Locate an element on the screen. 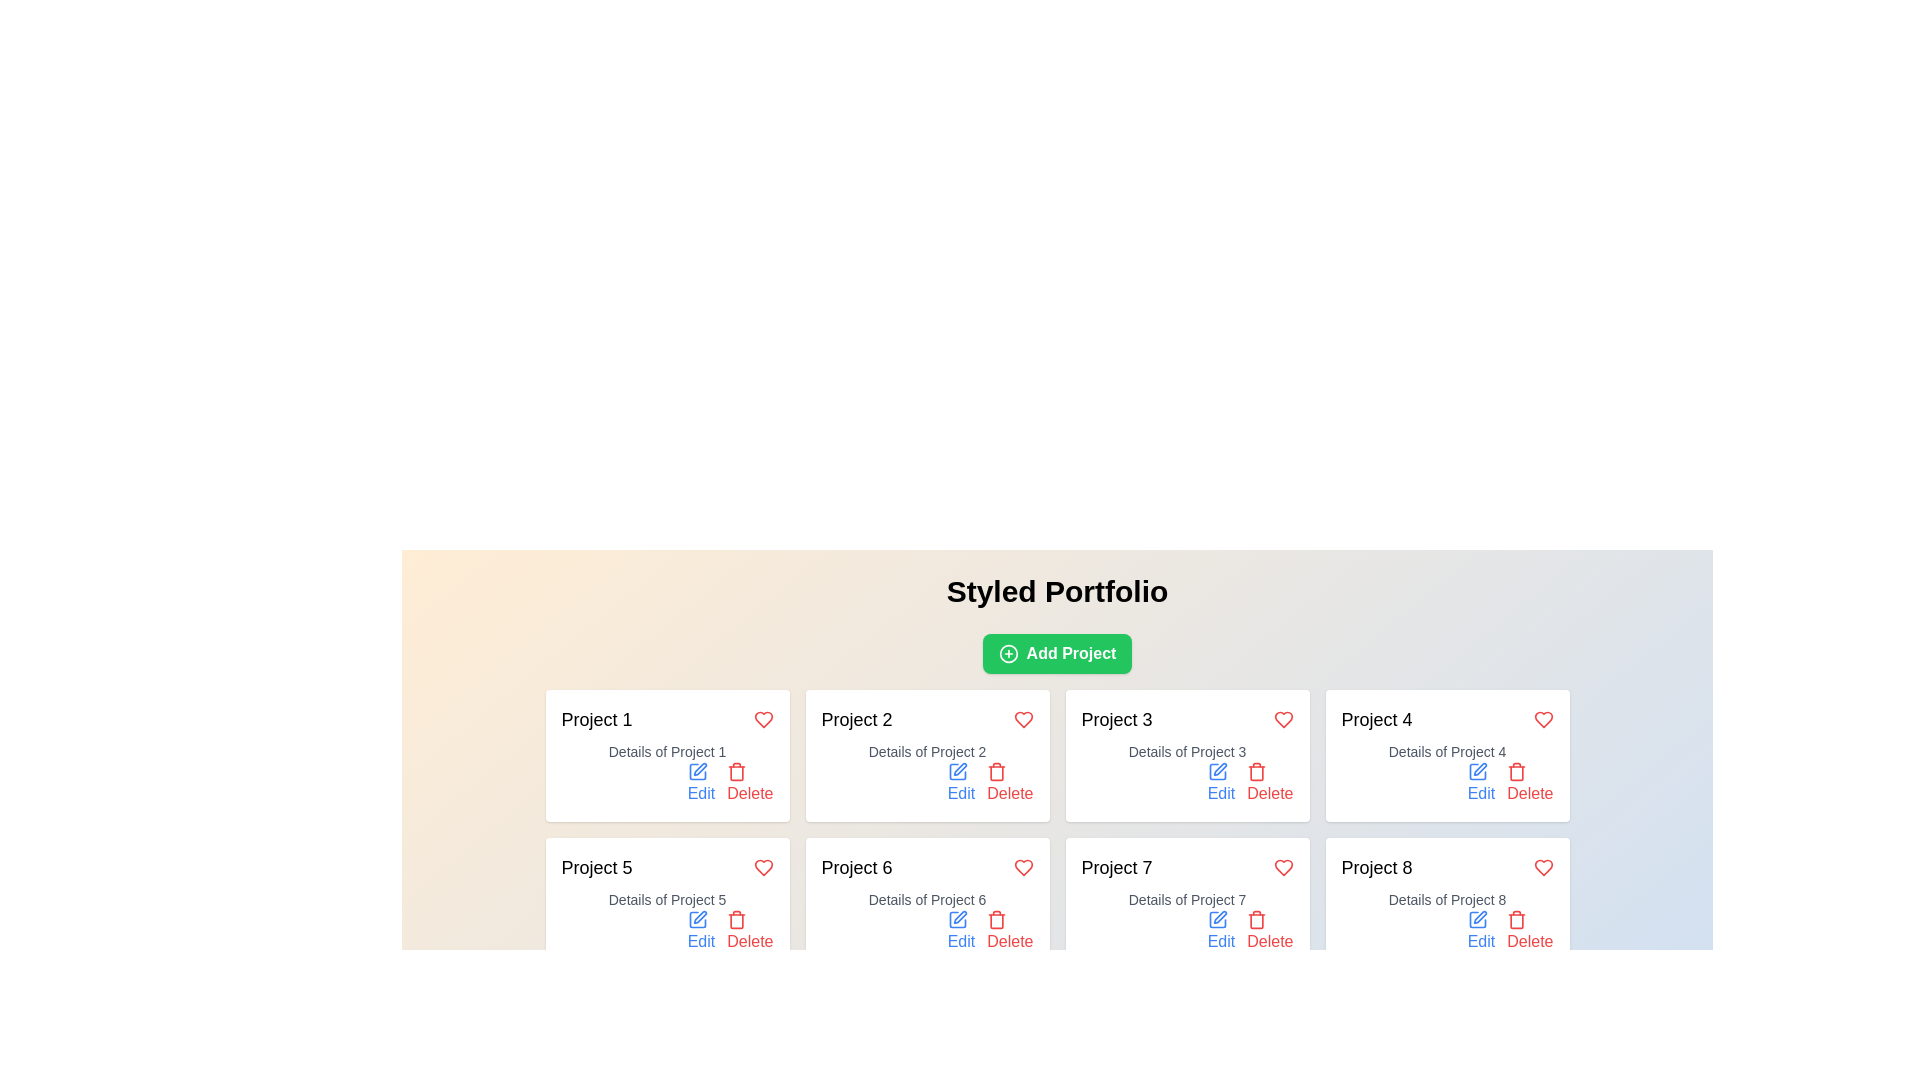  the heart icon on the project card located in the bottom row, second from the left is located at coordinates (926, 903).